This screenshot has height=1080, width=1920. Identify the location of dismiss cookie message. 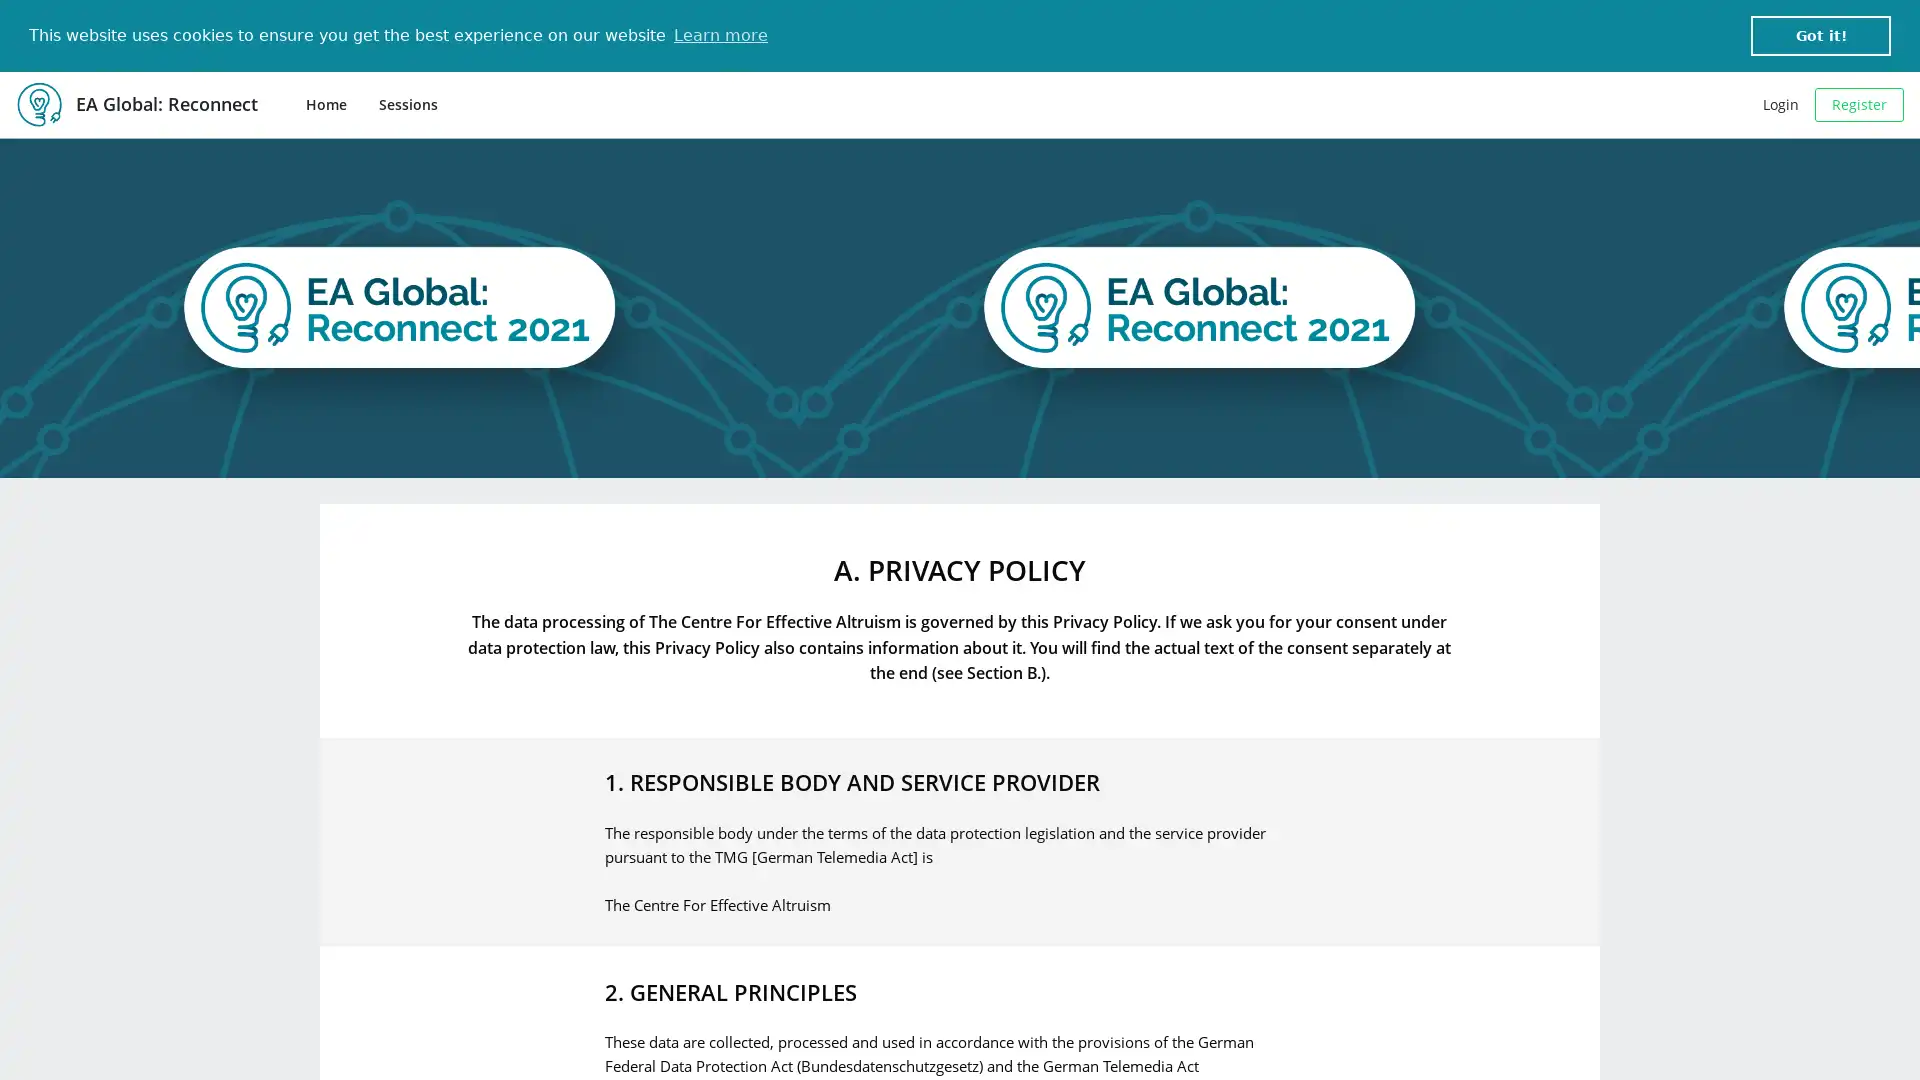
(1820, 35).